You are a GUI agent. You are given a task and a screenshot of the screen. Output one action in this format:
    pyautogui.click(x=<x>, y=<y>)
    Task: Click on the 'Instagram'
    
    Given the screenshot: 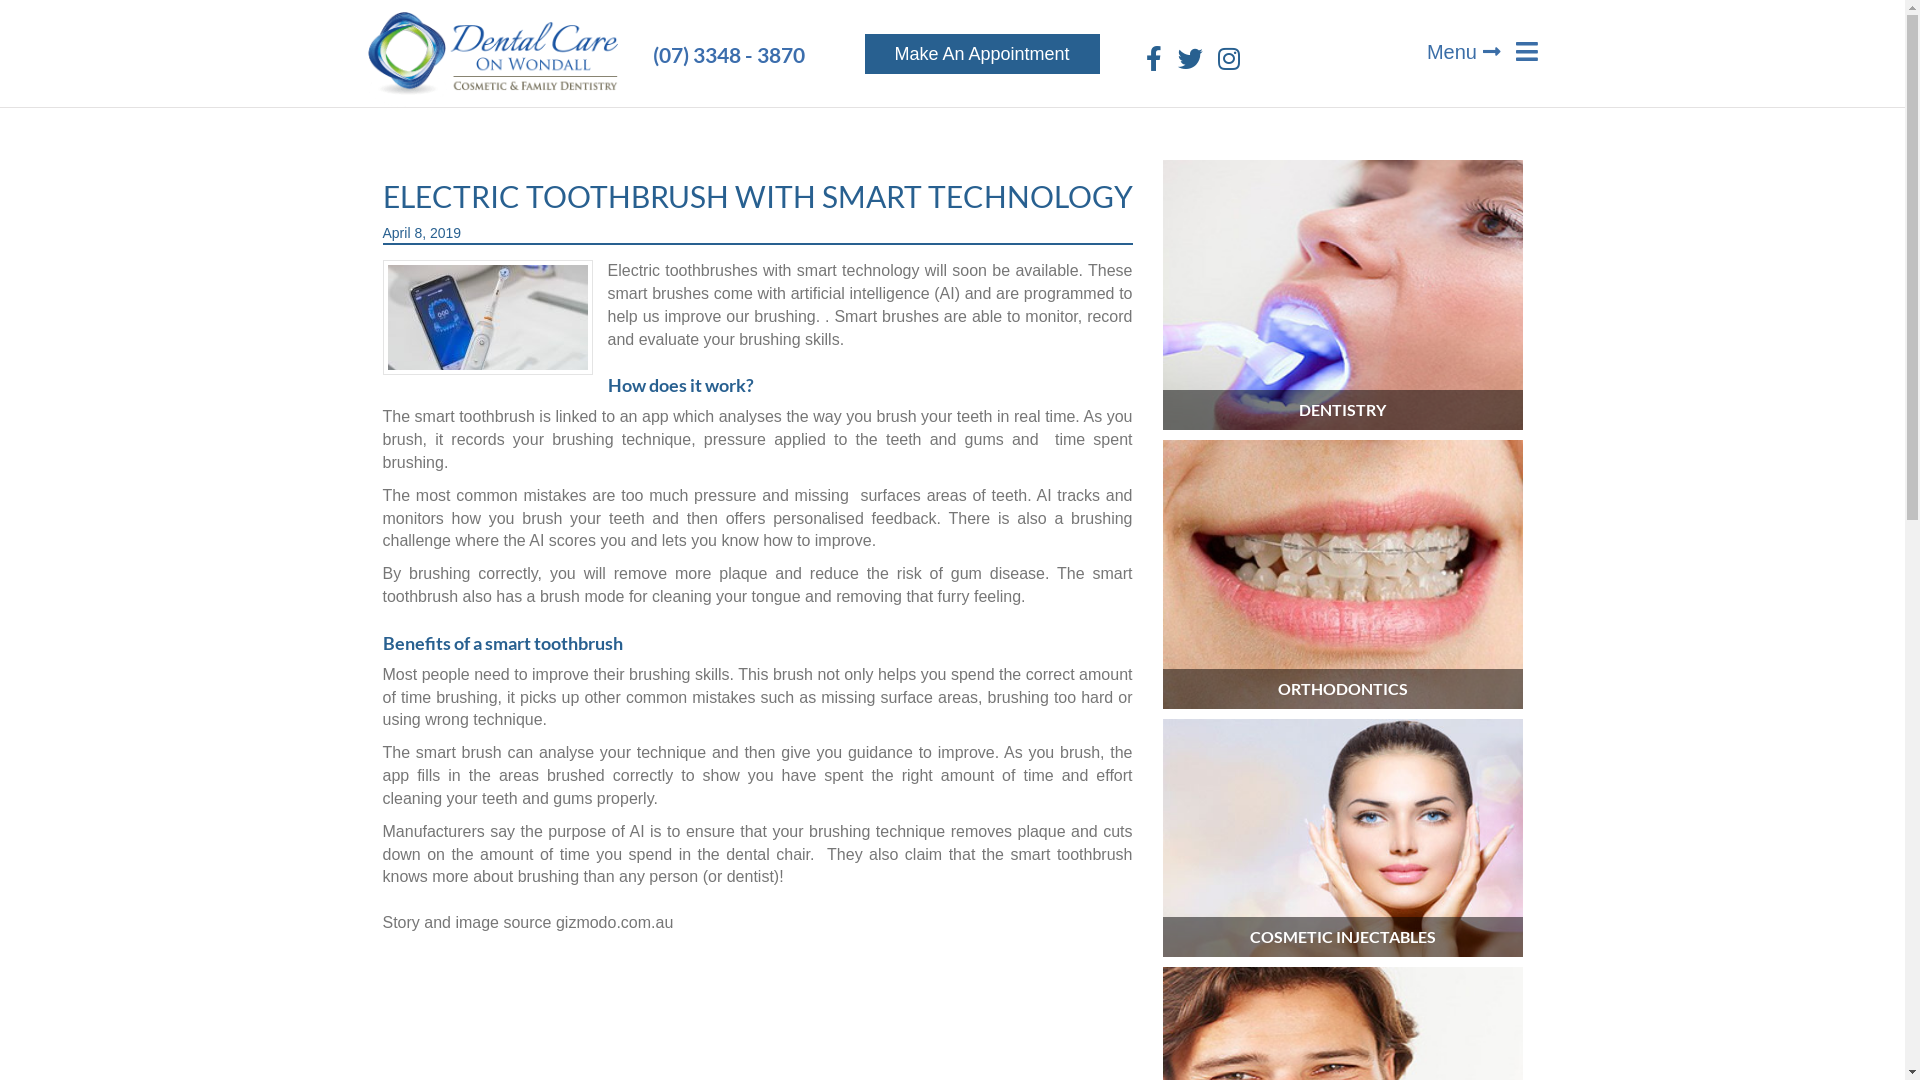 What is the action you would take?
    pyautogui.click(x=1227, y=57)
    